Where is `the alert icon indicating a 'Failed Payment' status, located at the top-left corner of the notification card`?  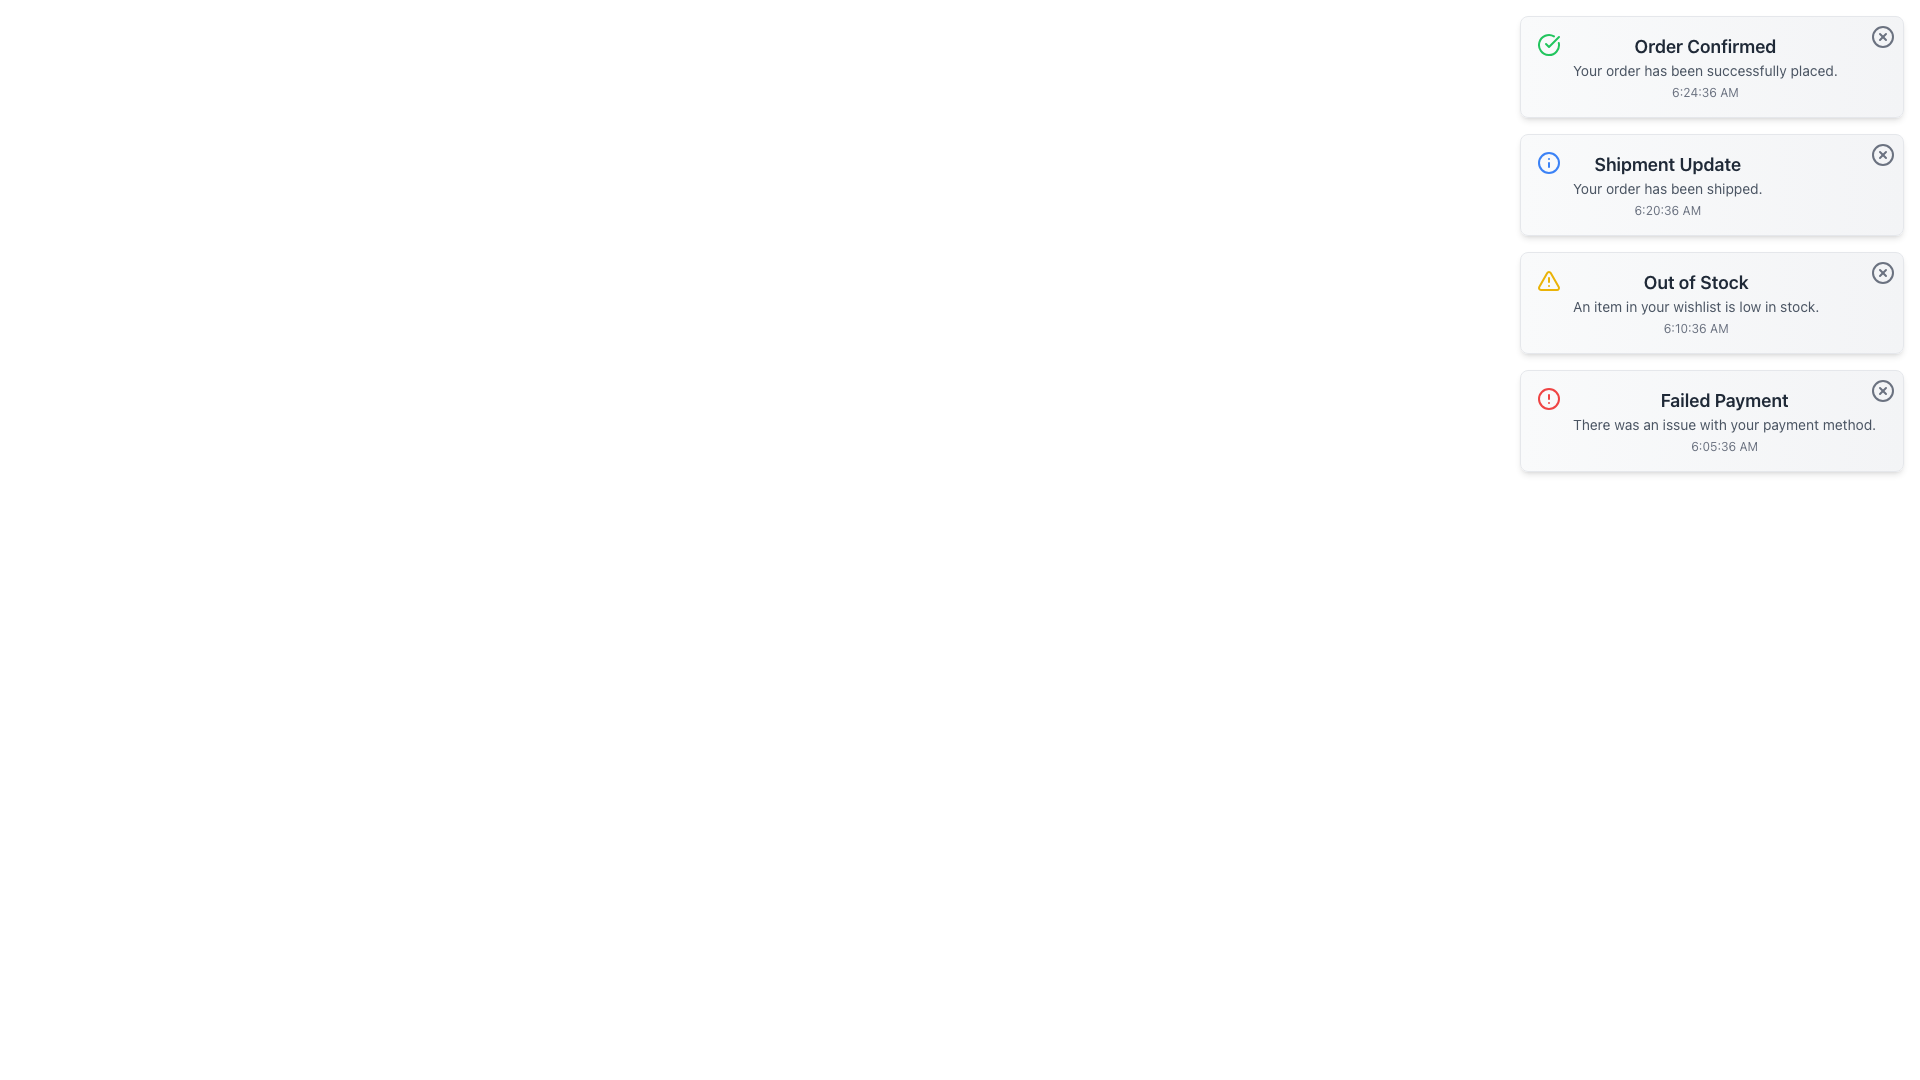 the alert icon indicating a 'Failed Payment' status, located at the top-left corner of the notification card is located at coordinates (1548, 398).